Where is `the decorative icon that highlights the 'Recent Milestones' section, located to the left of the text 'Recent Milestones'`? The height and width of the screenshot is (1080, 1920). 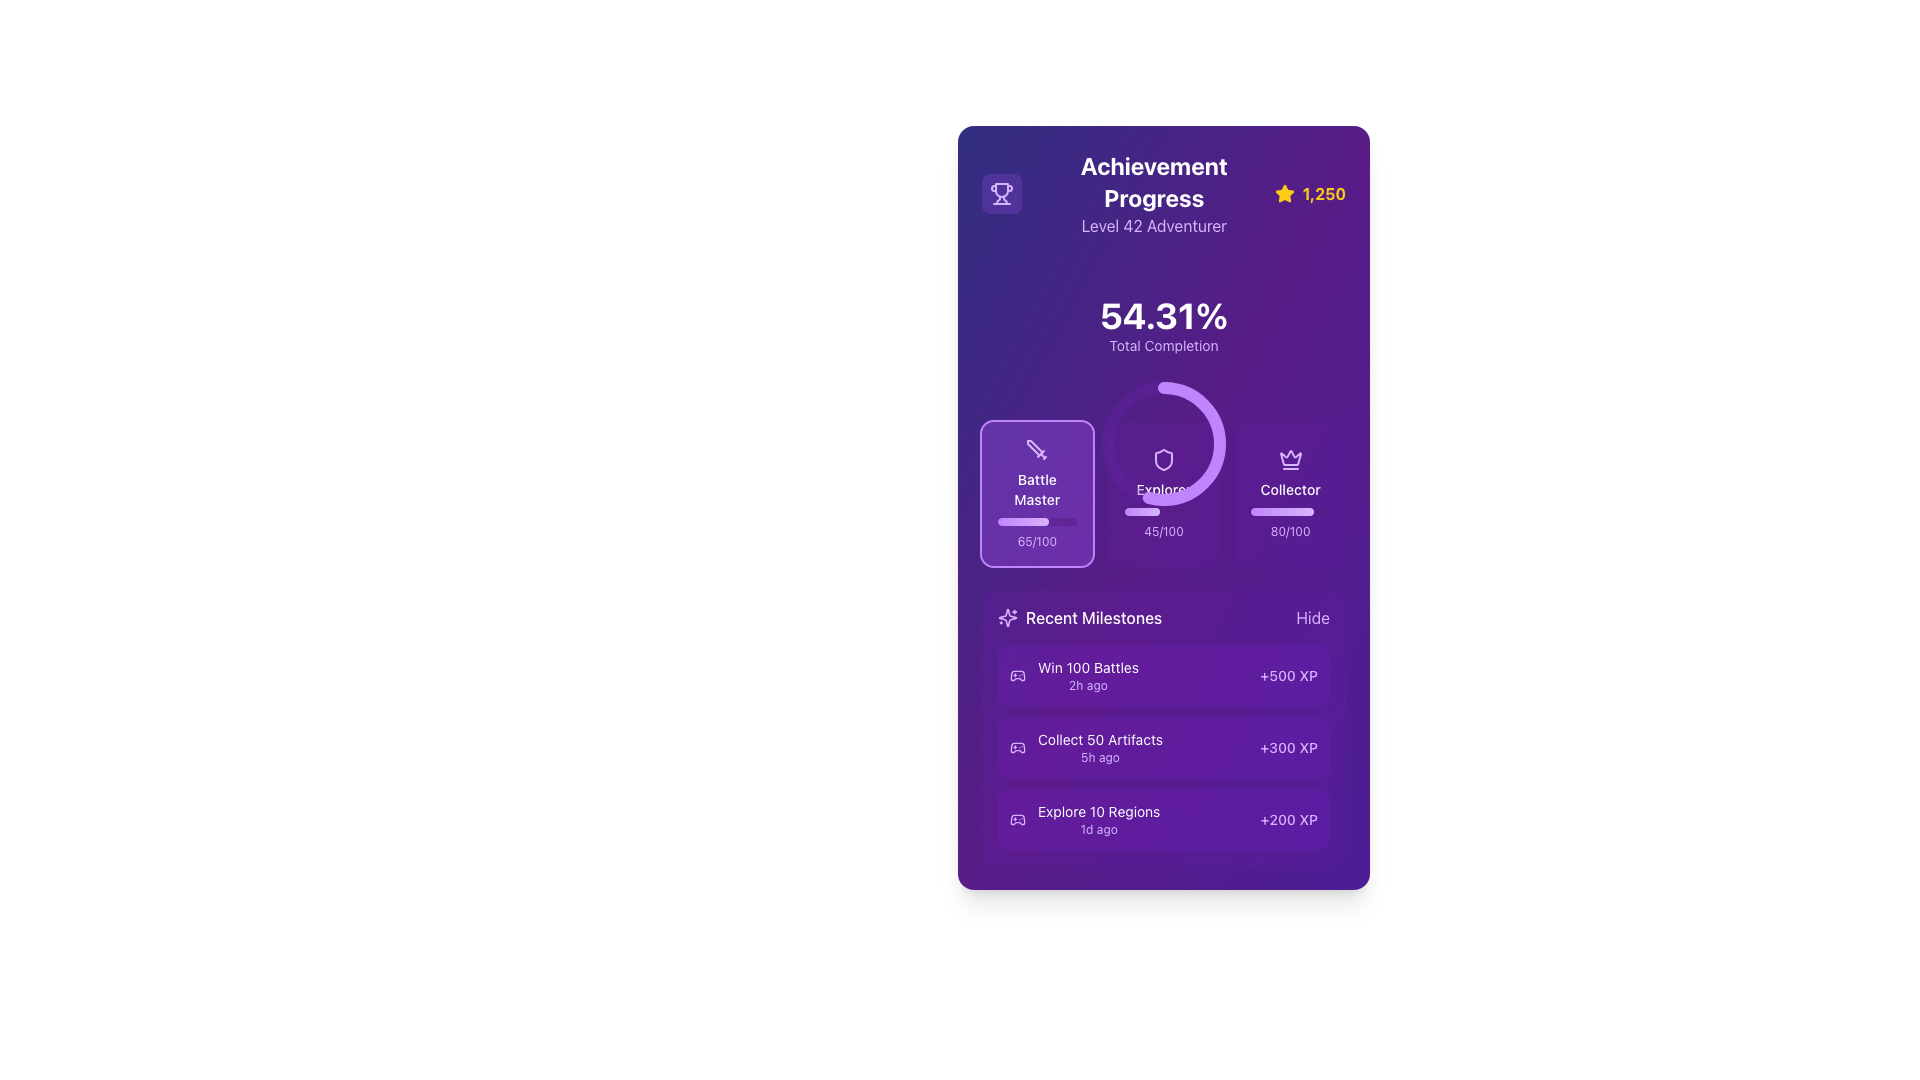
the decorative icon that highlights the 'Recent Milestones' section, located to the left of the text 'Recent Milestones' is located at coordinates (1008, 616).